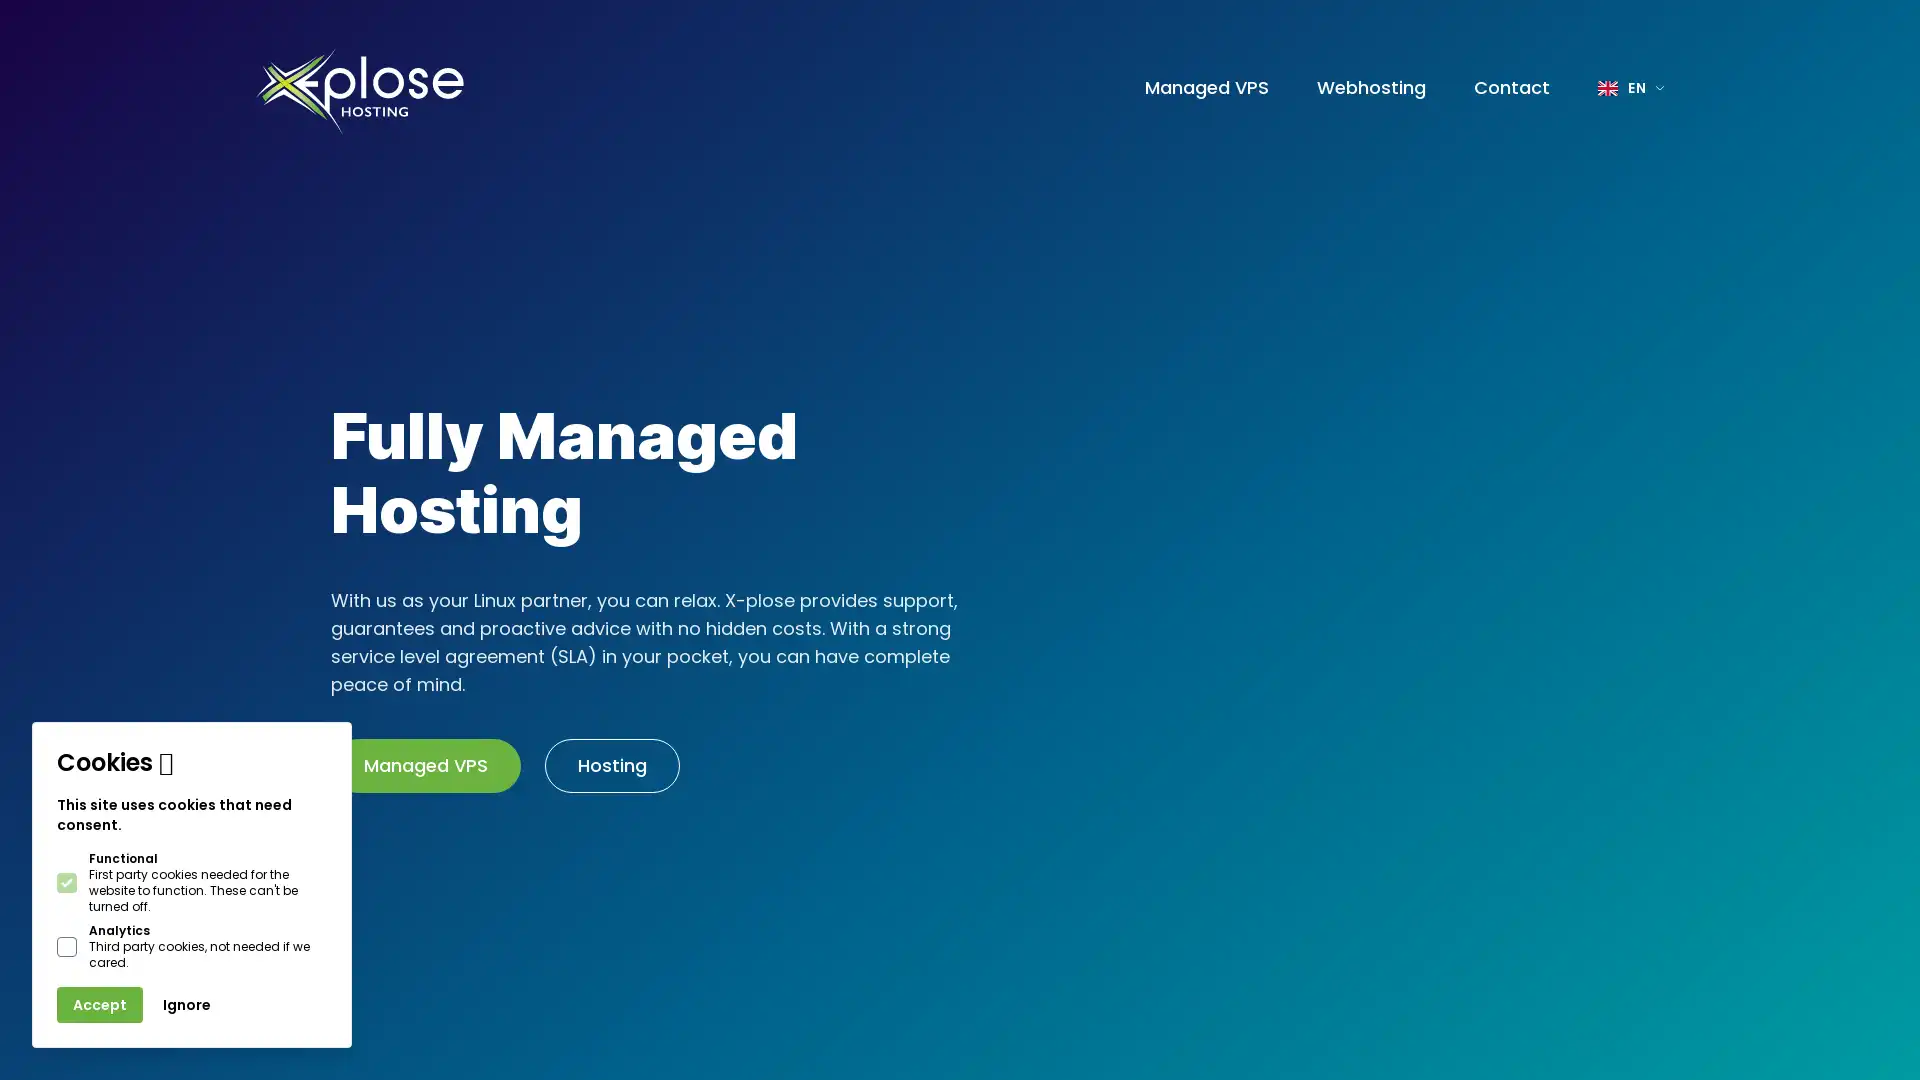 The image size is (1920, 1080). I want to click on Accept, so click(99, 1005).